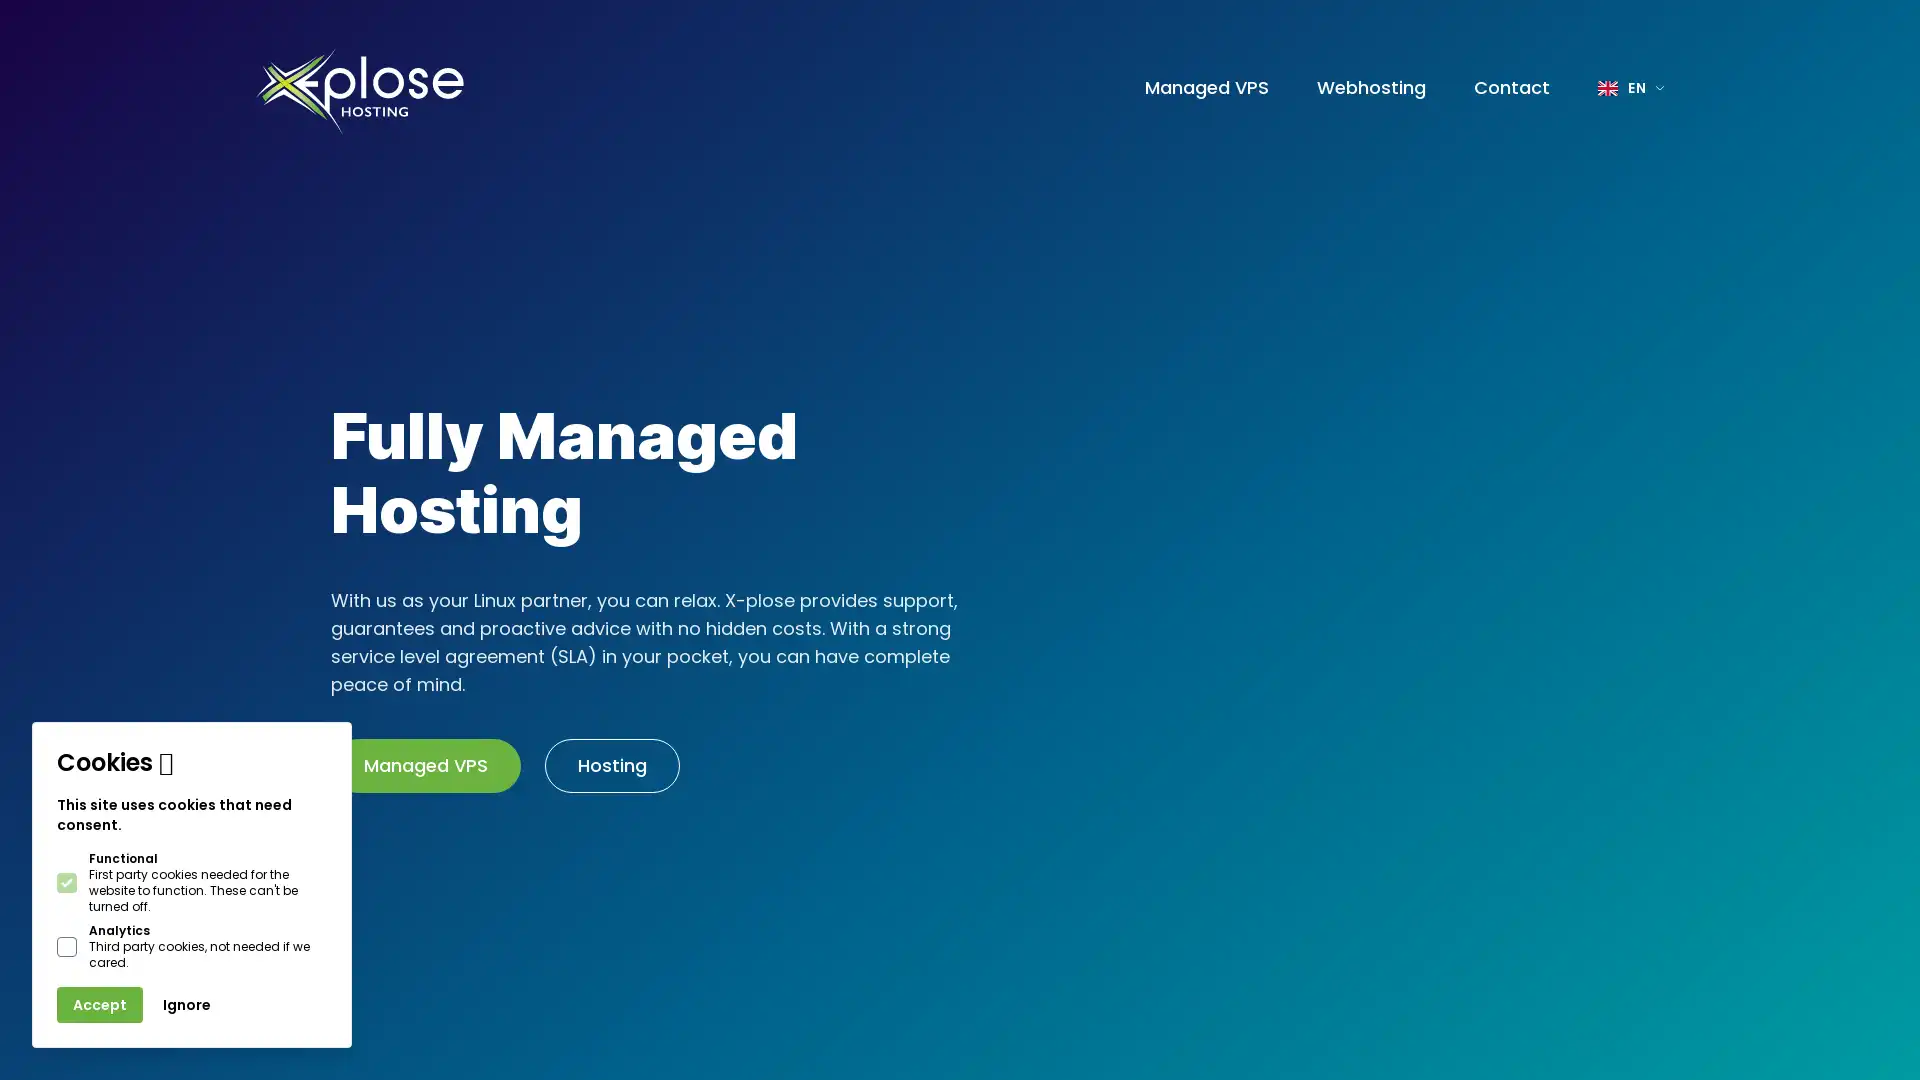 The image size is (1920, 1080). I want to click on Accept, so click(99, 1005).